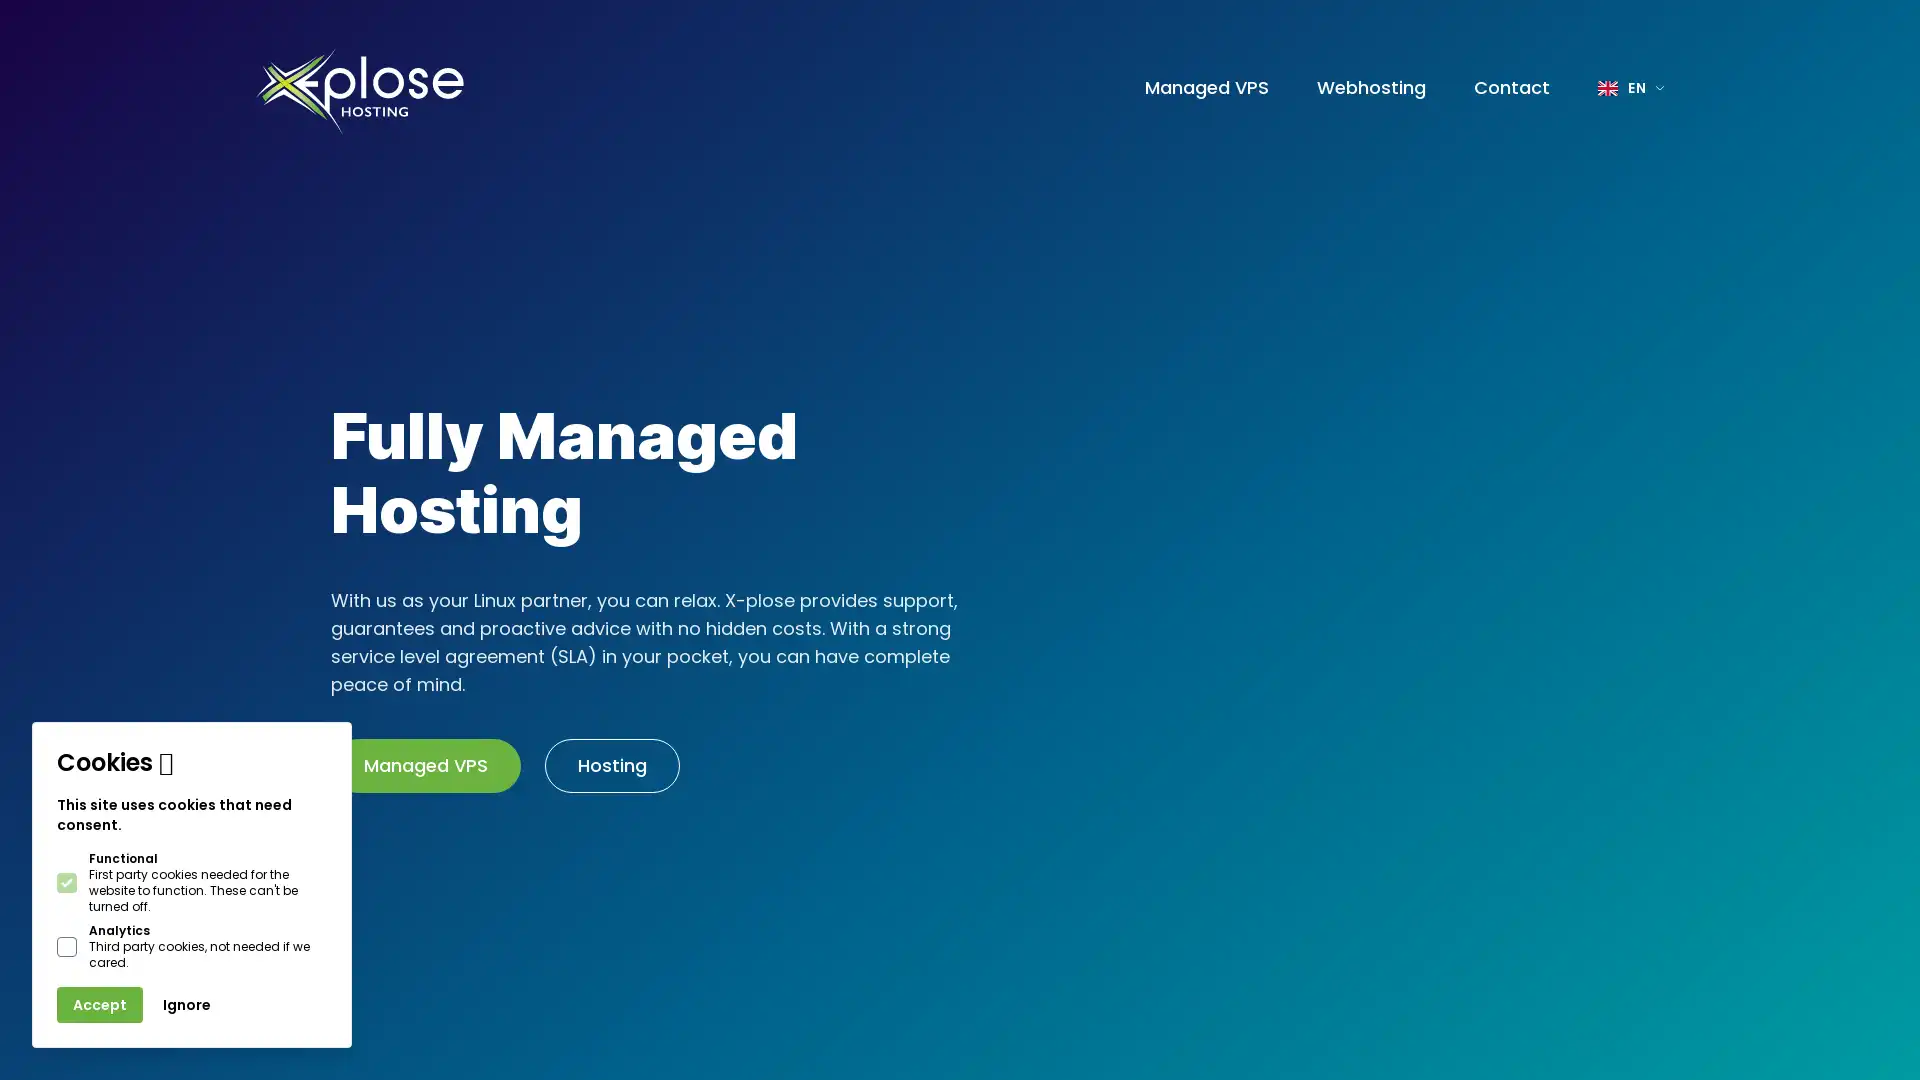 The image size is (1920, 1080). I want to click on Accept, so click(99, 1005).